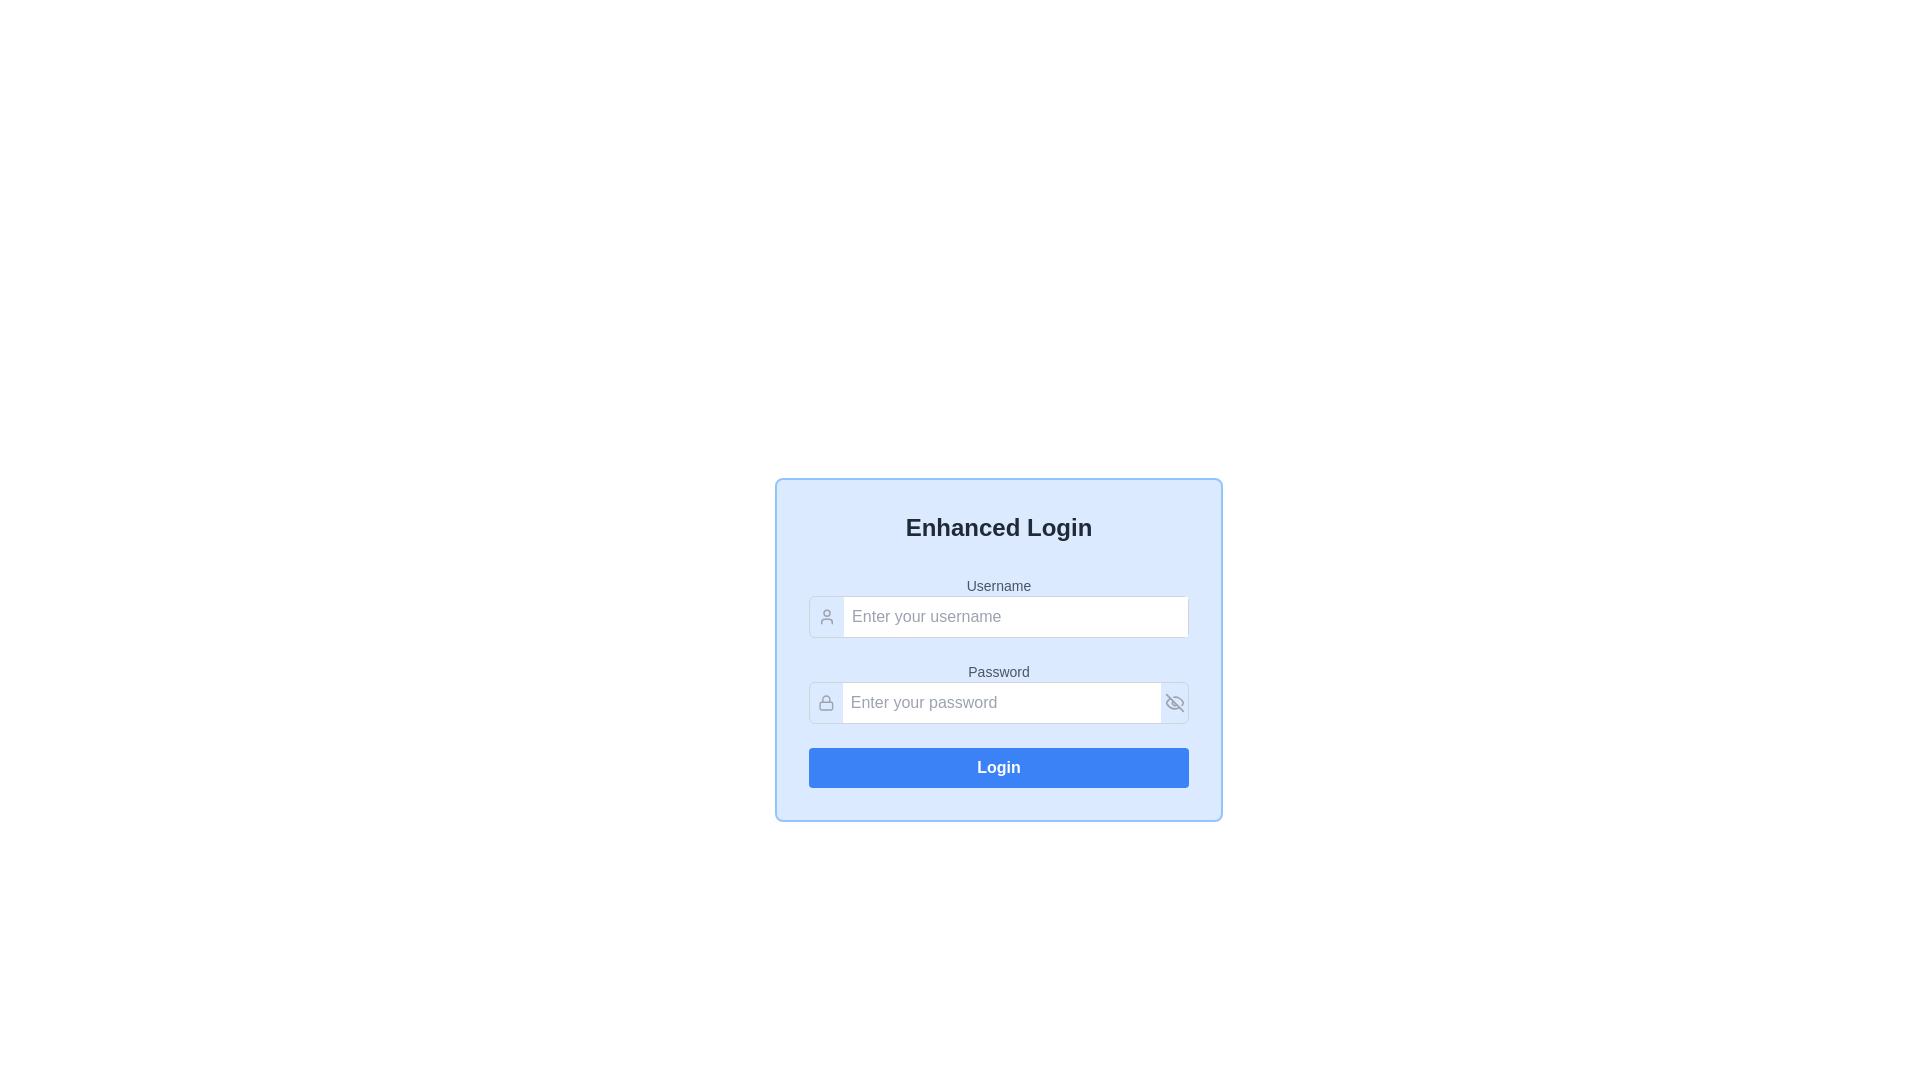  I want to click on the password input field, so click(998, 701).